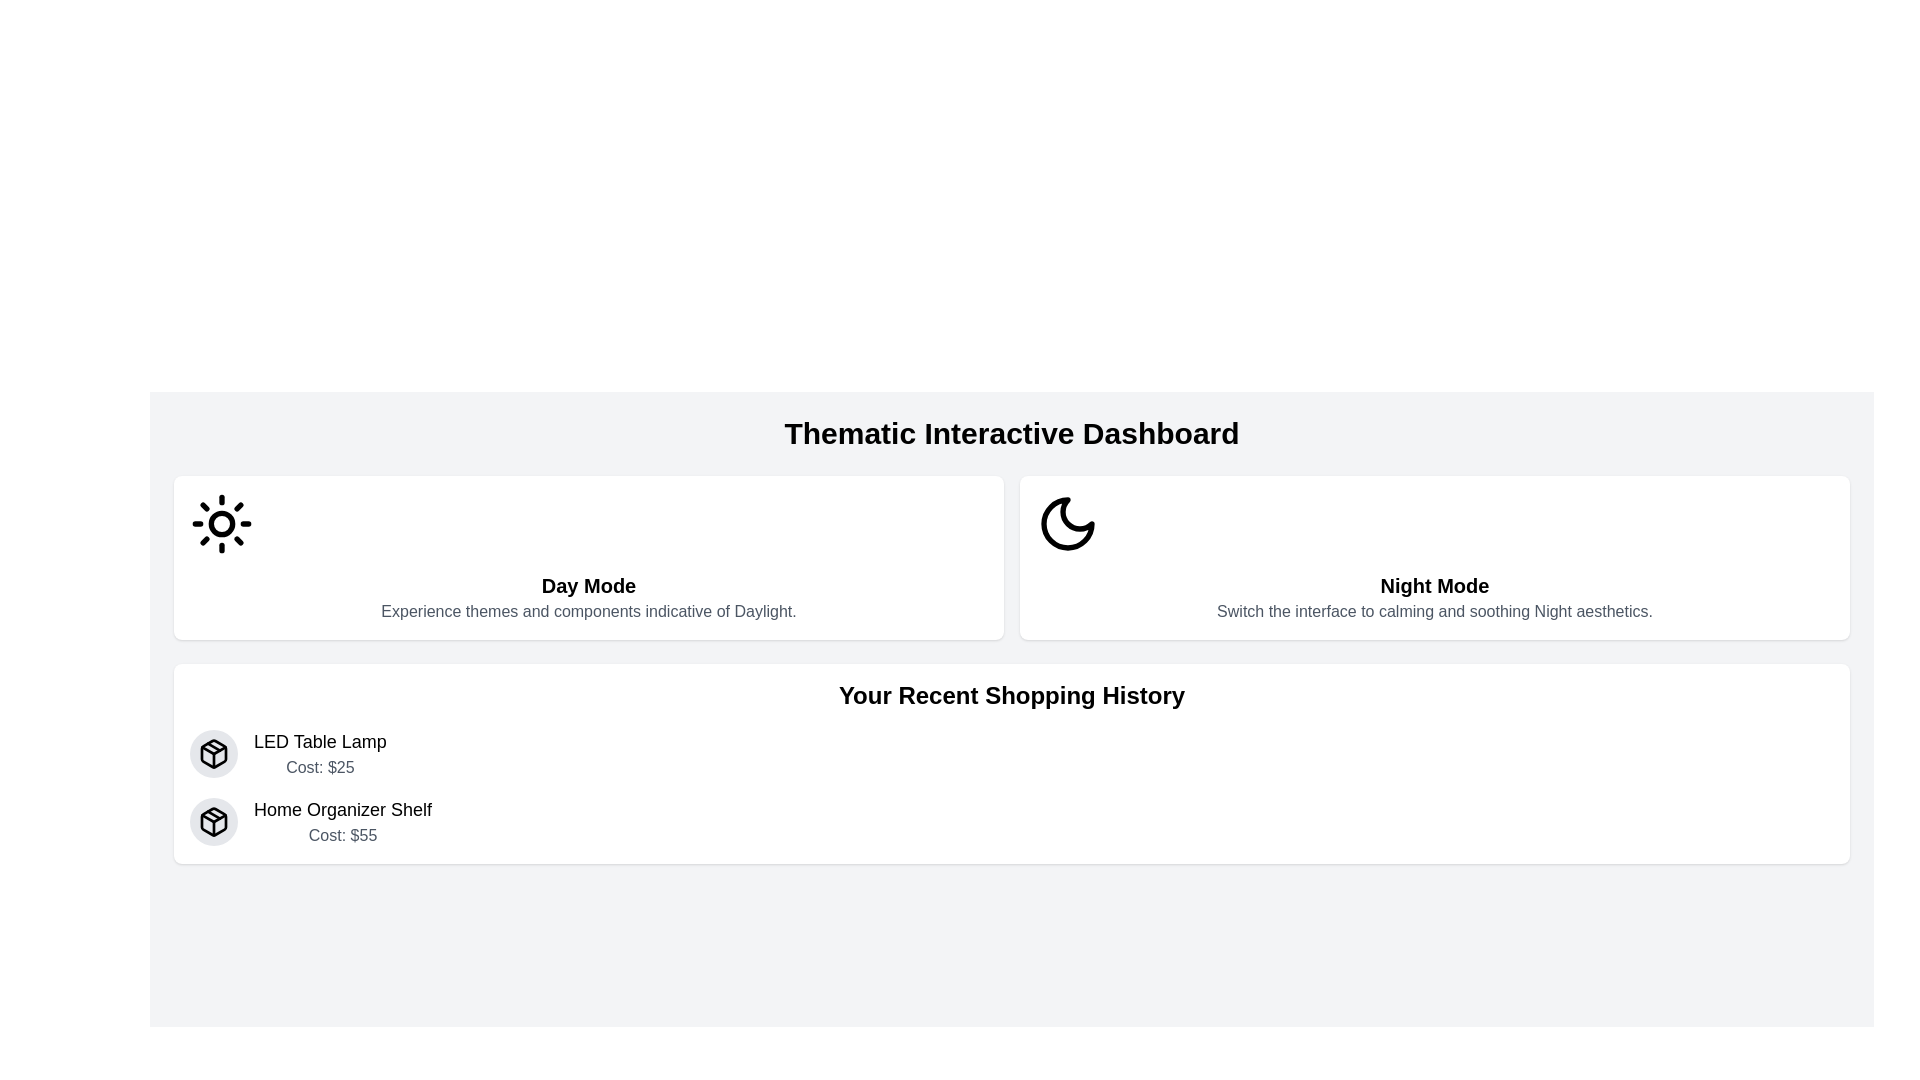 This screenshot has width=1920, height=1080. What do you see at coordinates (214, 821) in the screenshot?
I see `the black outlined icon resembling a box or package located under the 'Your Recent Shopping History' heading, specifically part of the second entry labeled 'Home Organizer Shelf', situated on the left side of the text 'Home Organizer Shelf'` at bounding box center [214, 821].